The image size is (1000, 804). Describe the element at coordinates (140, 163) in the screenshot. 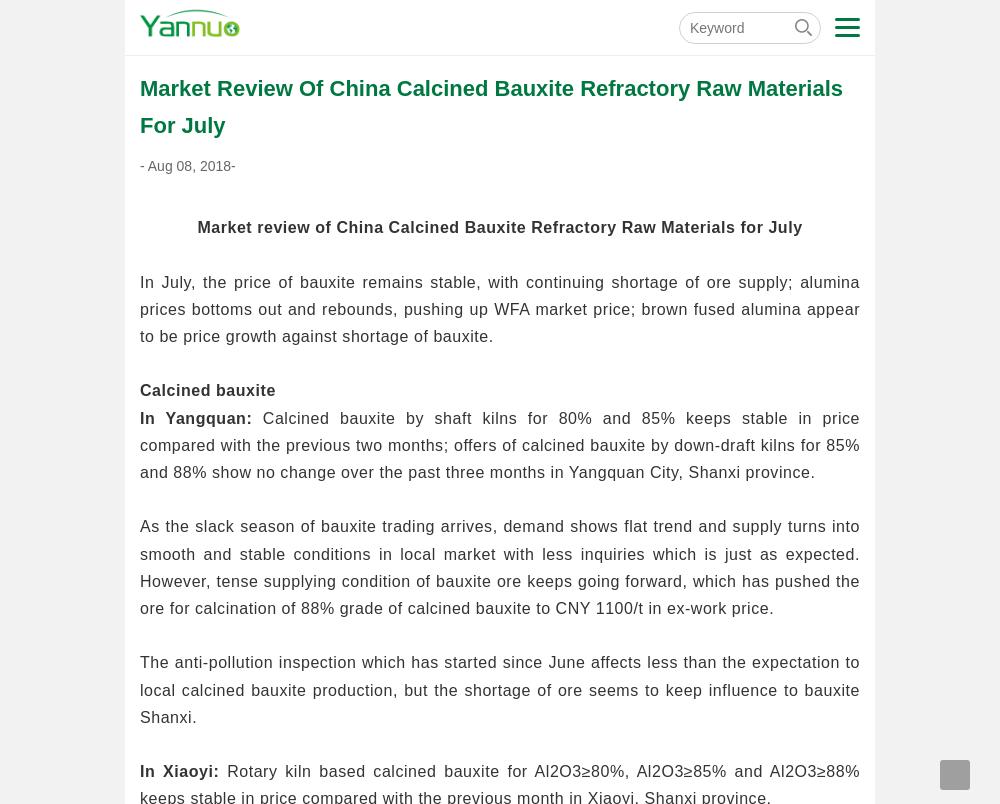

I see `'- Aug 08, 2018-'` at that location.